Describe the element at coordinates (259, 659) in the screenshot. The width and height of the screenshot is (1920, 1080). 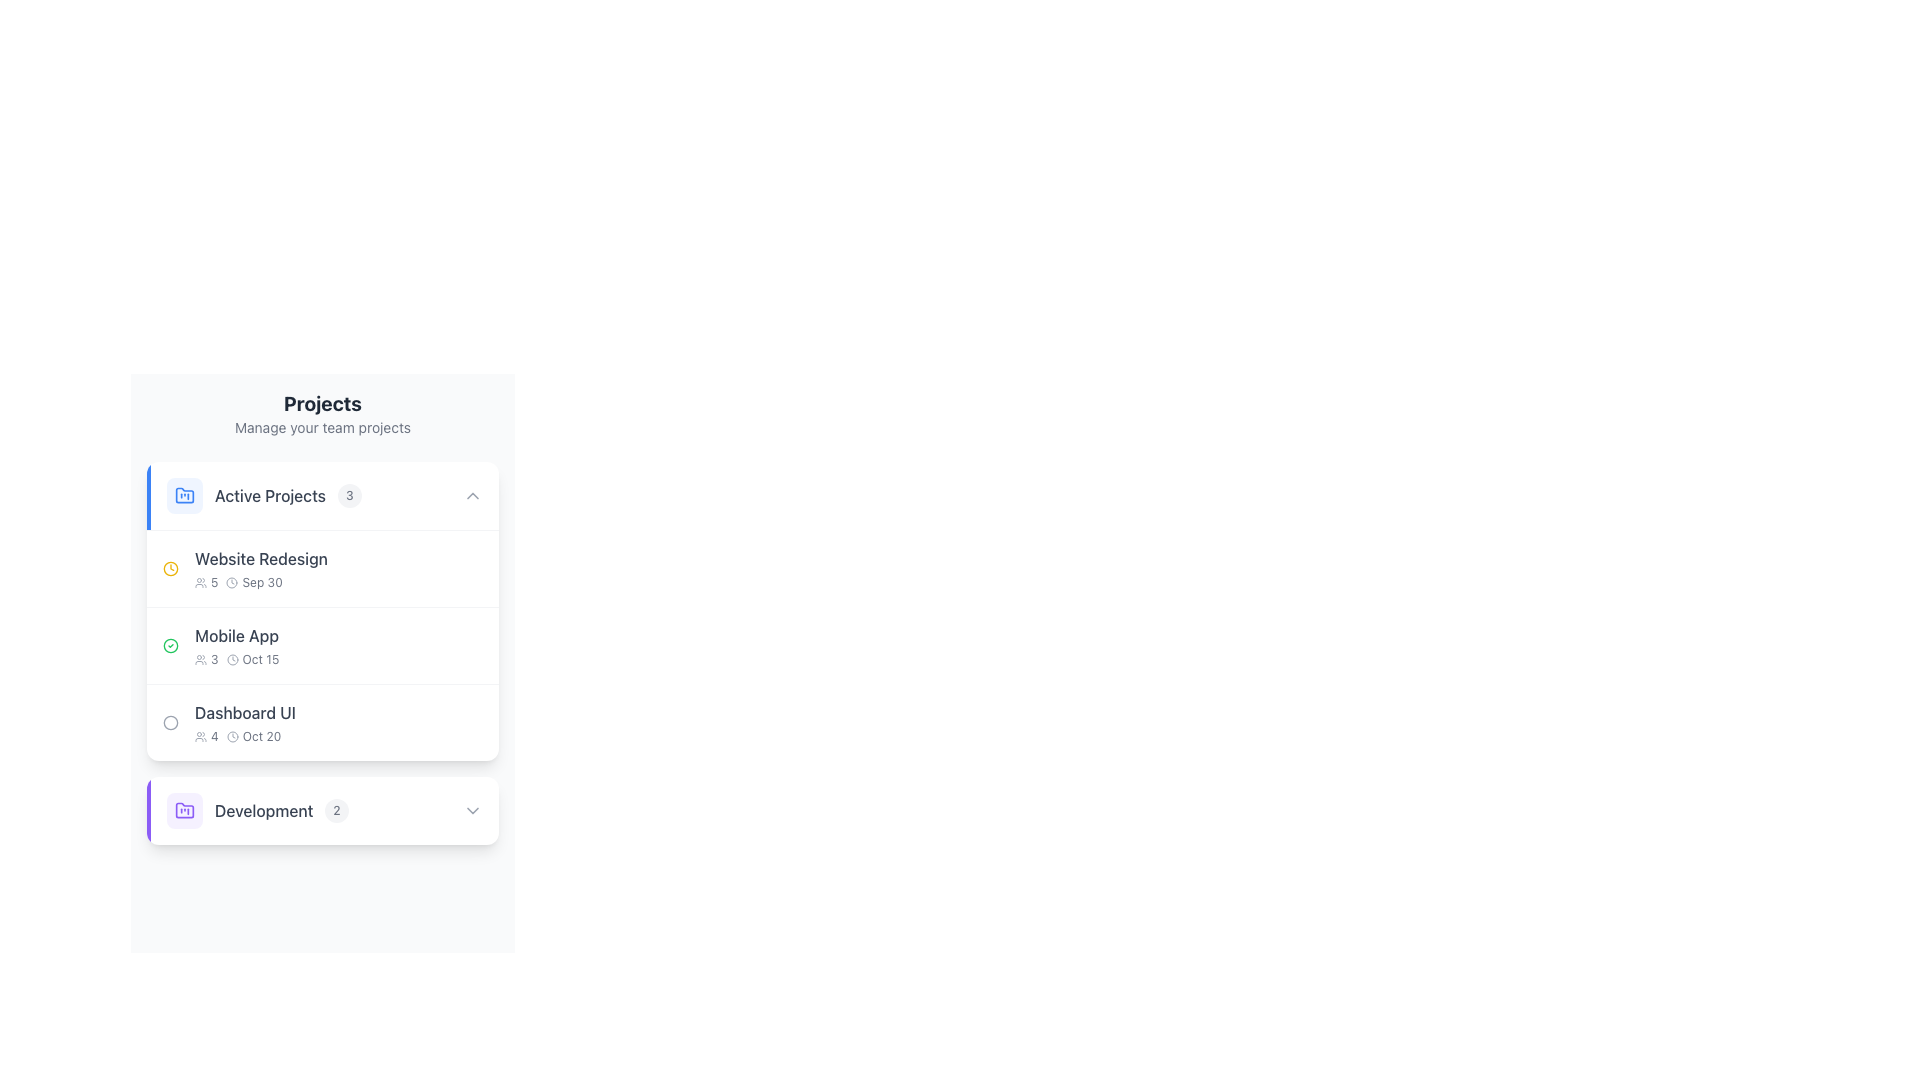
I see `the static text label displaying 'Oct 15', which is styled in light gray and located to the right of a clock icon in the 'Mobile App' project listing under 'Active Projects'` at that location.